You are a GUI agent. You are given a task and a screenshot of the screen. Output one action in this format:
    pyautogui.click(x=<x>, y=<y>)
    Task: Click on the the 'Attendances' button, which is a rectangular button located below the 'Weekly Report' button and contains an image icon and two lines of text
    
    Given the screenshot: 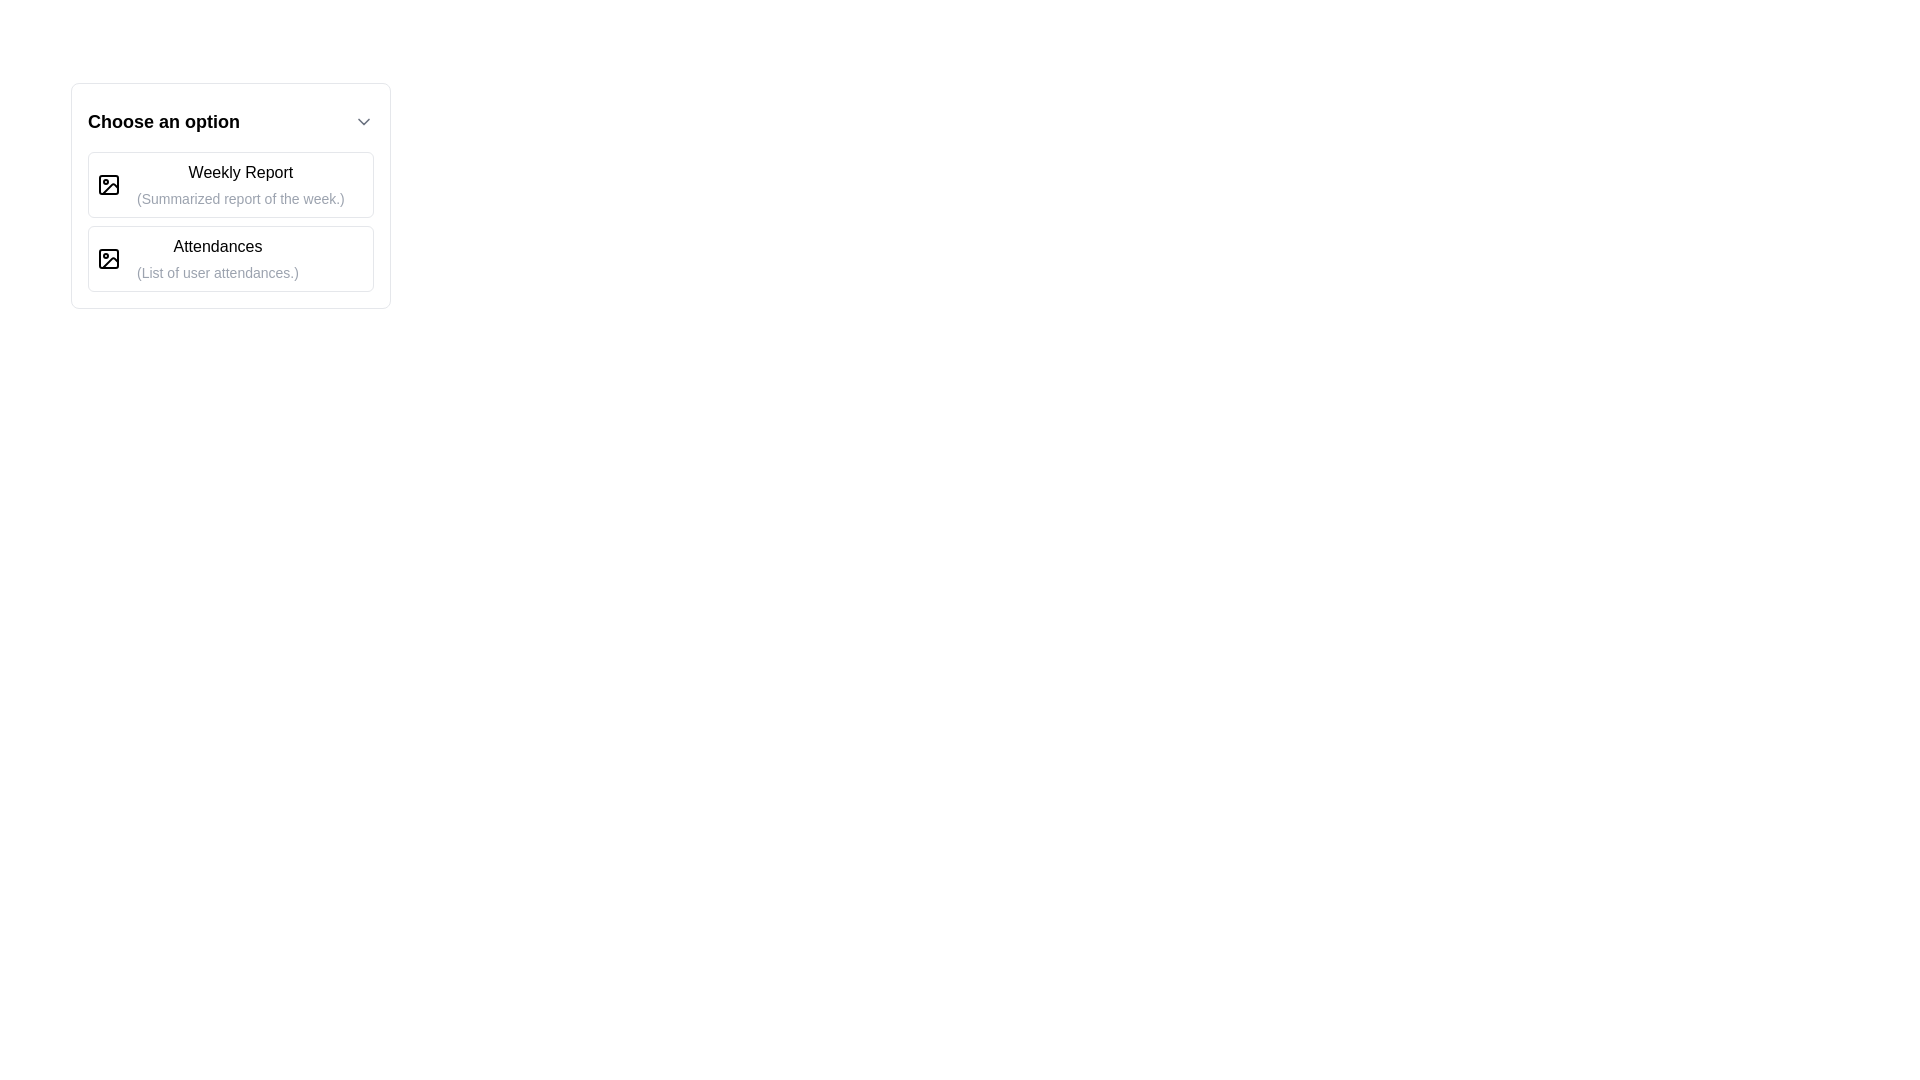 What is the action you would take?
    pyautogui.click(x=230, y=257)
    